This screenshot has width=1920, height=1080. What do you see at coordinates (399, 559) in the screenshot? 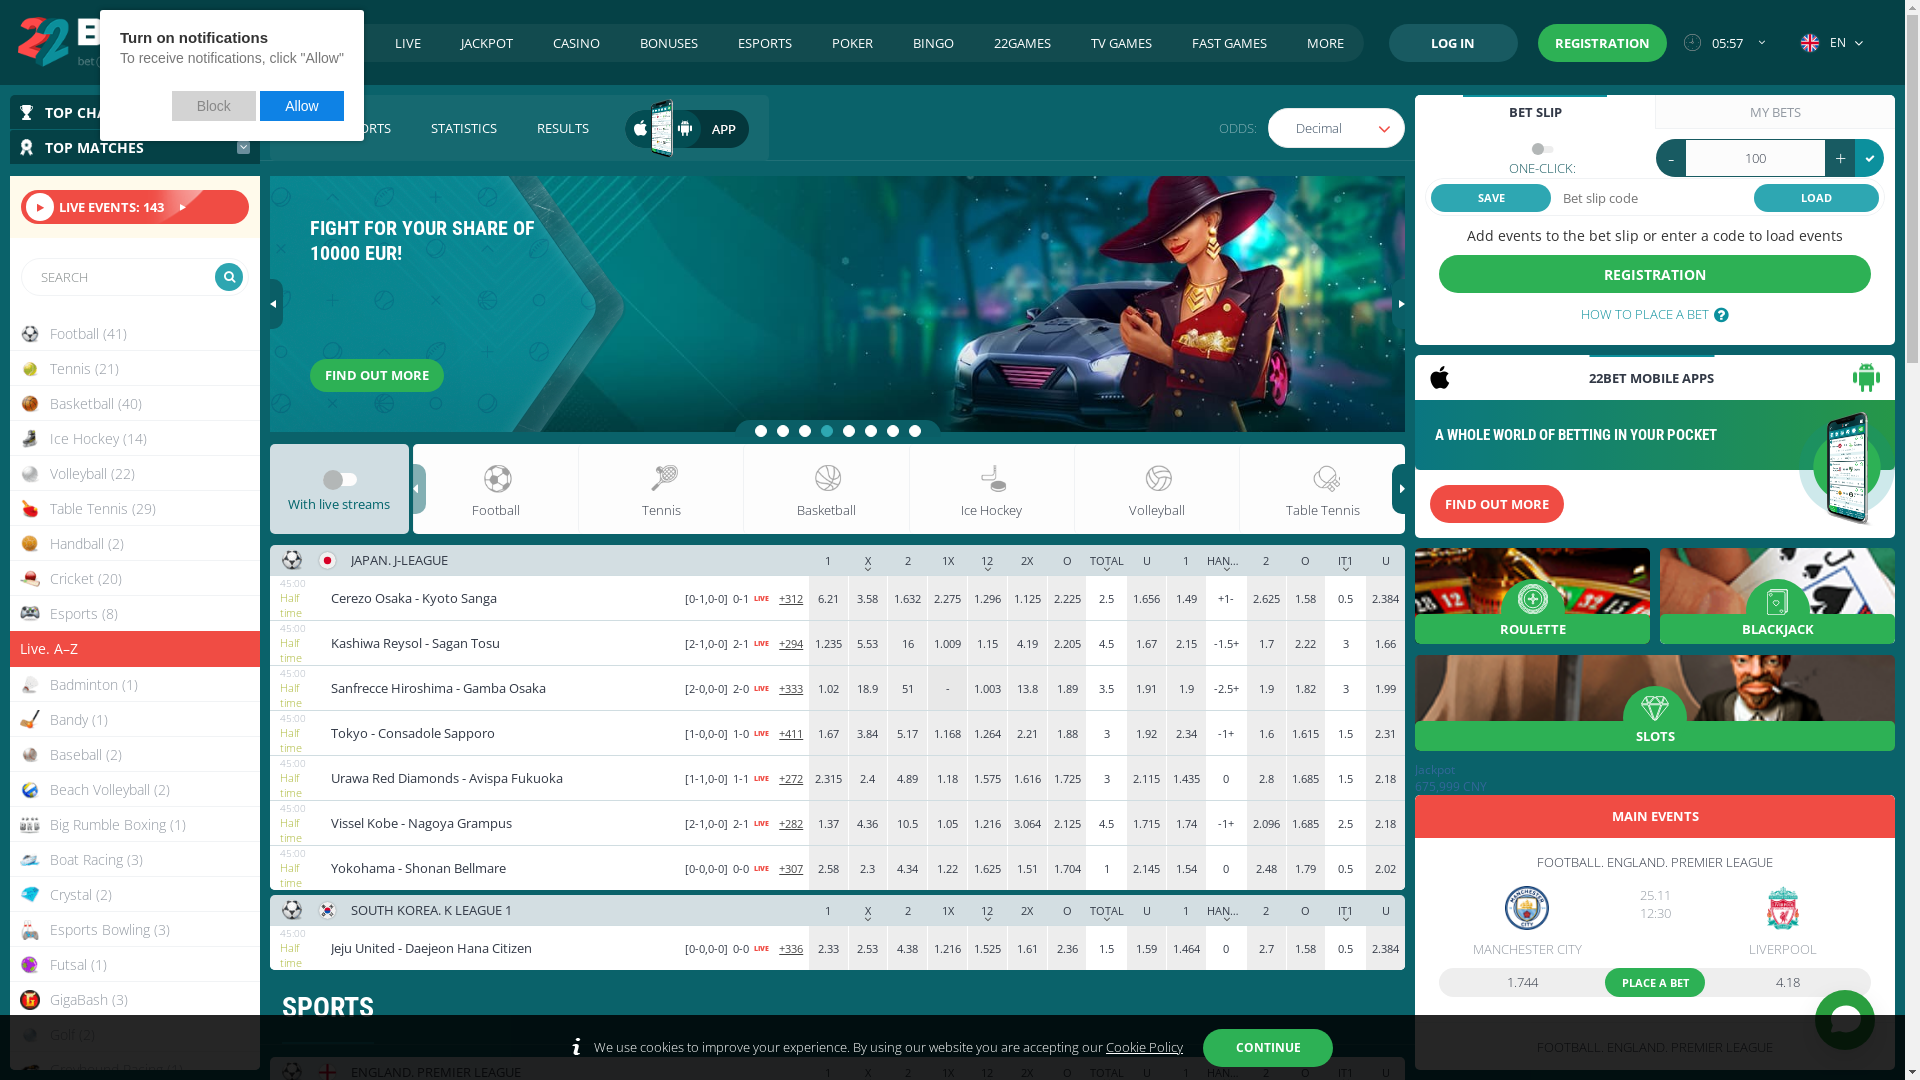
I see `'JAPAN. J-LEAGUE'` at bounding box center [399, 559].